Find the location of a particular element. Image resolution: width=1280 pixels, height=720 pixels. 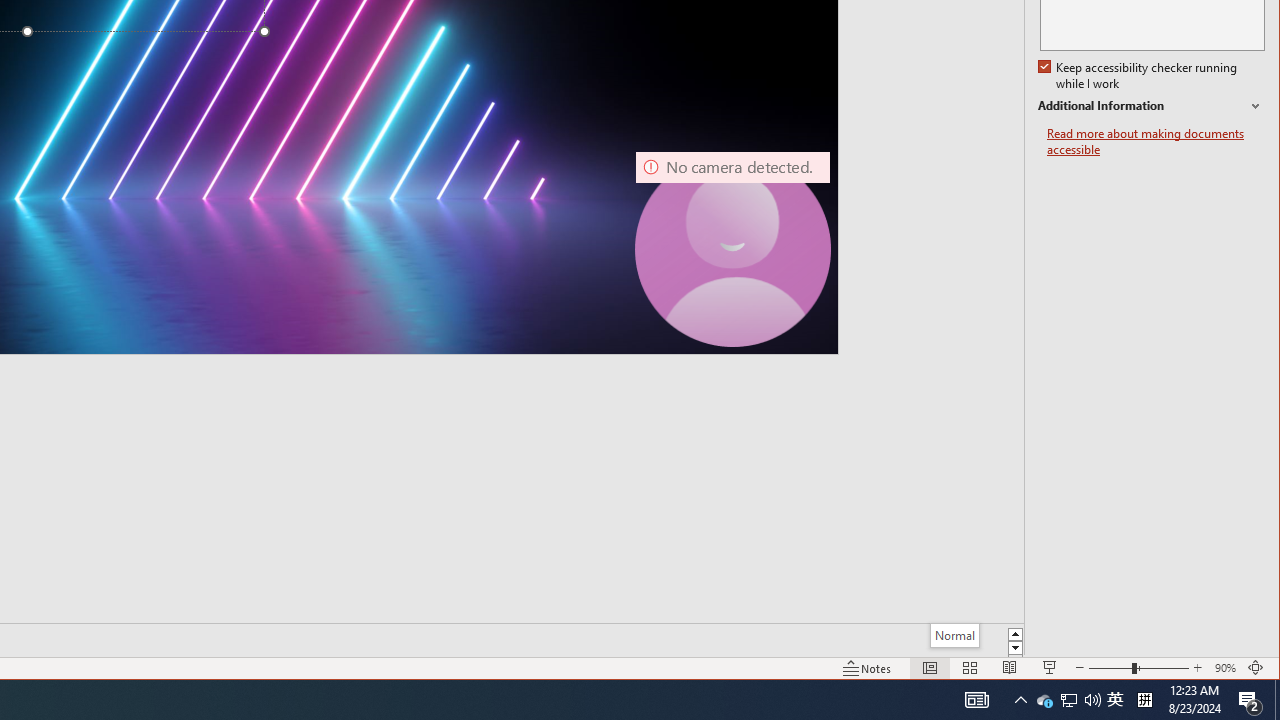

'Keep accessibility checker running while I work' is located at coordinates (1139, 75).